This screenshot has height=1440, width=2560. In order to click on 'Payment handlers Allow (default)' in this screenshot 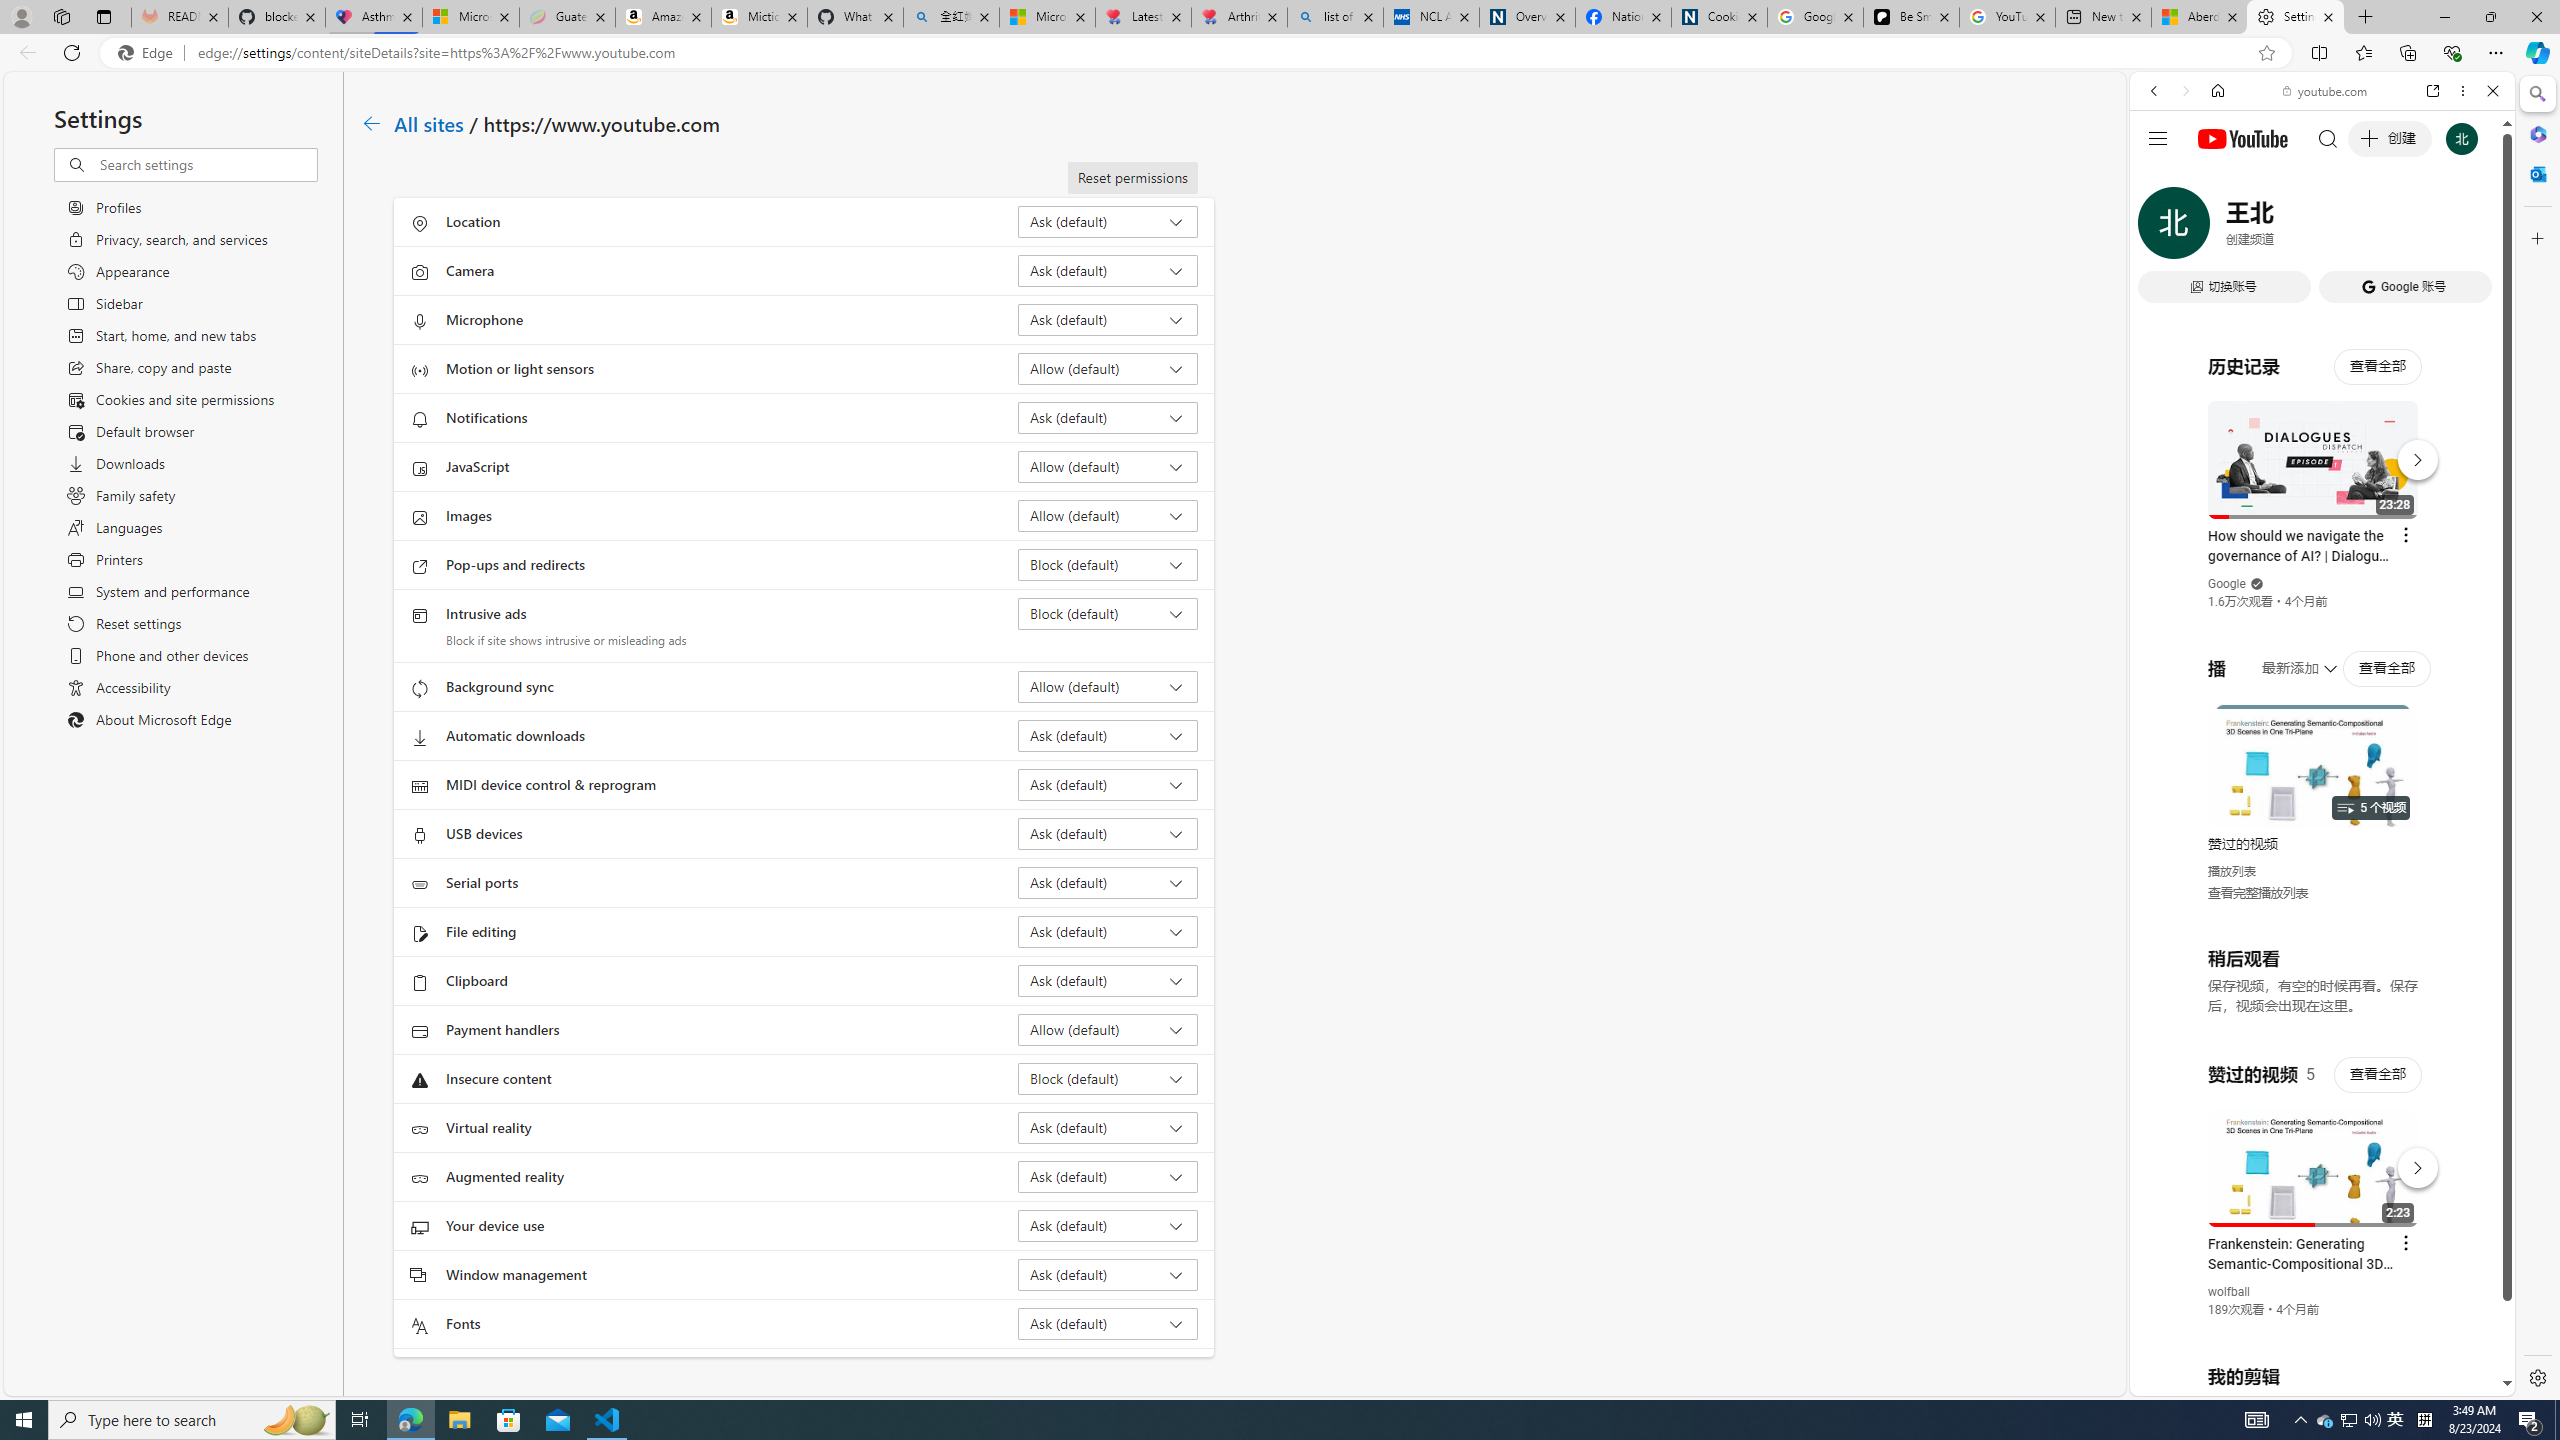, I will do `click(1108, 1029)`.